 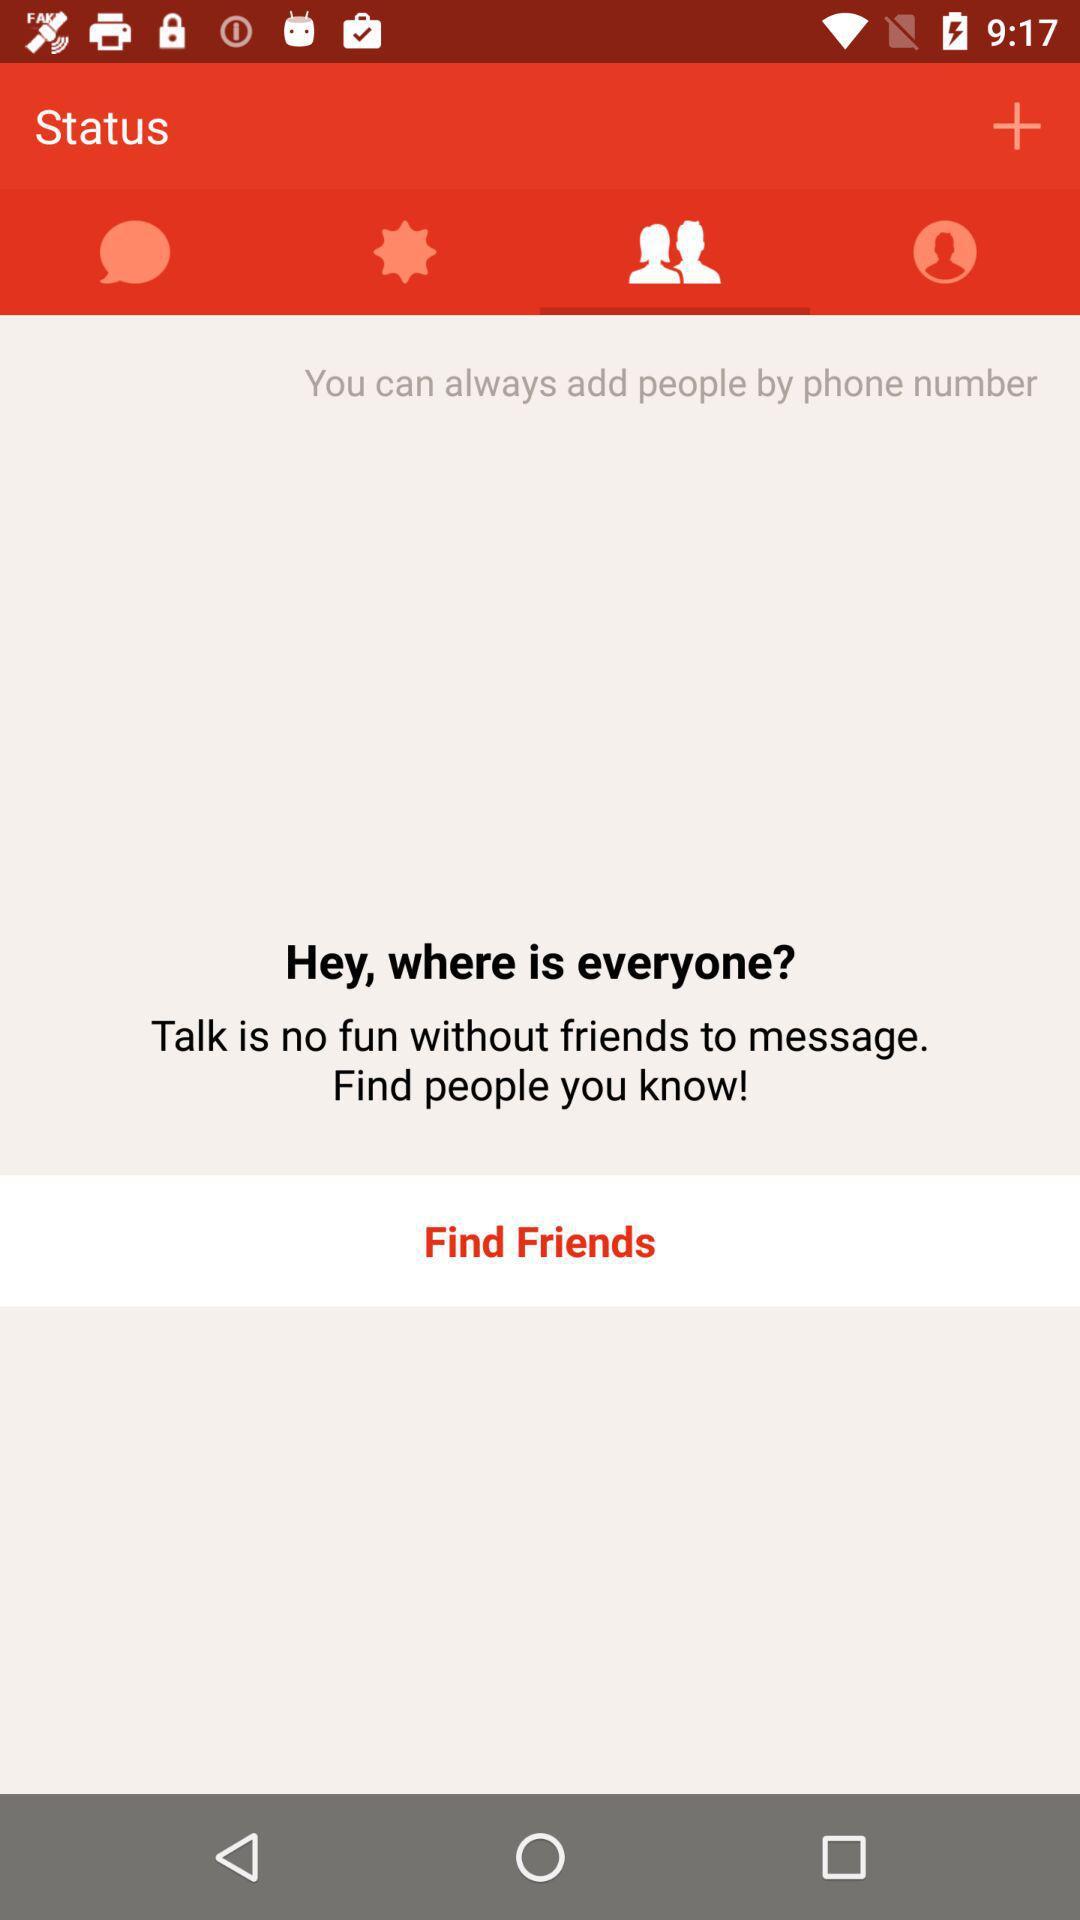 I want to click on option, so click(x=675, y=251).